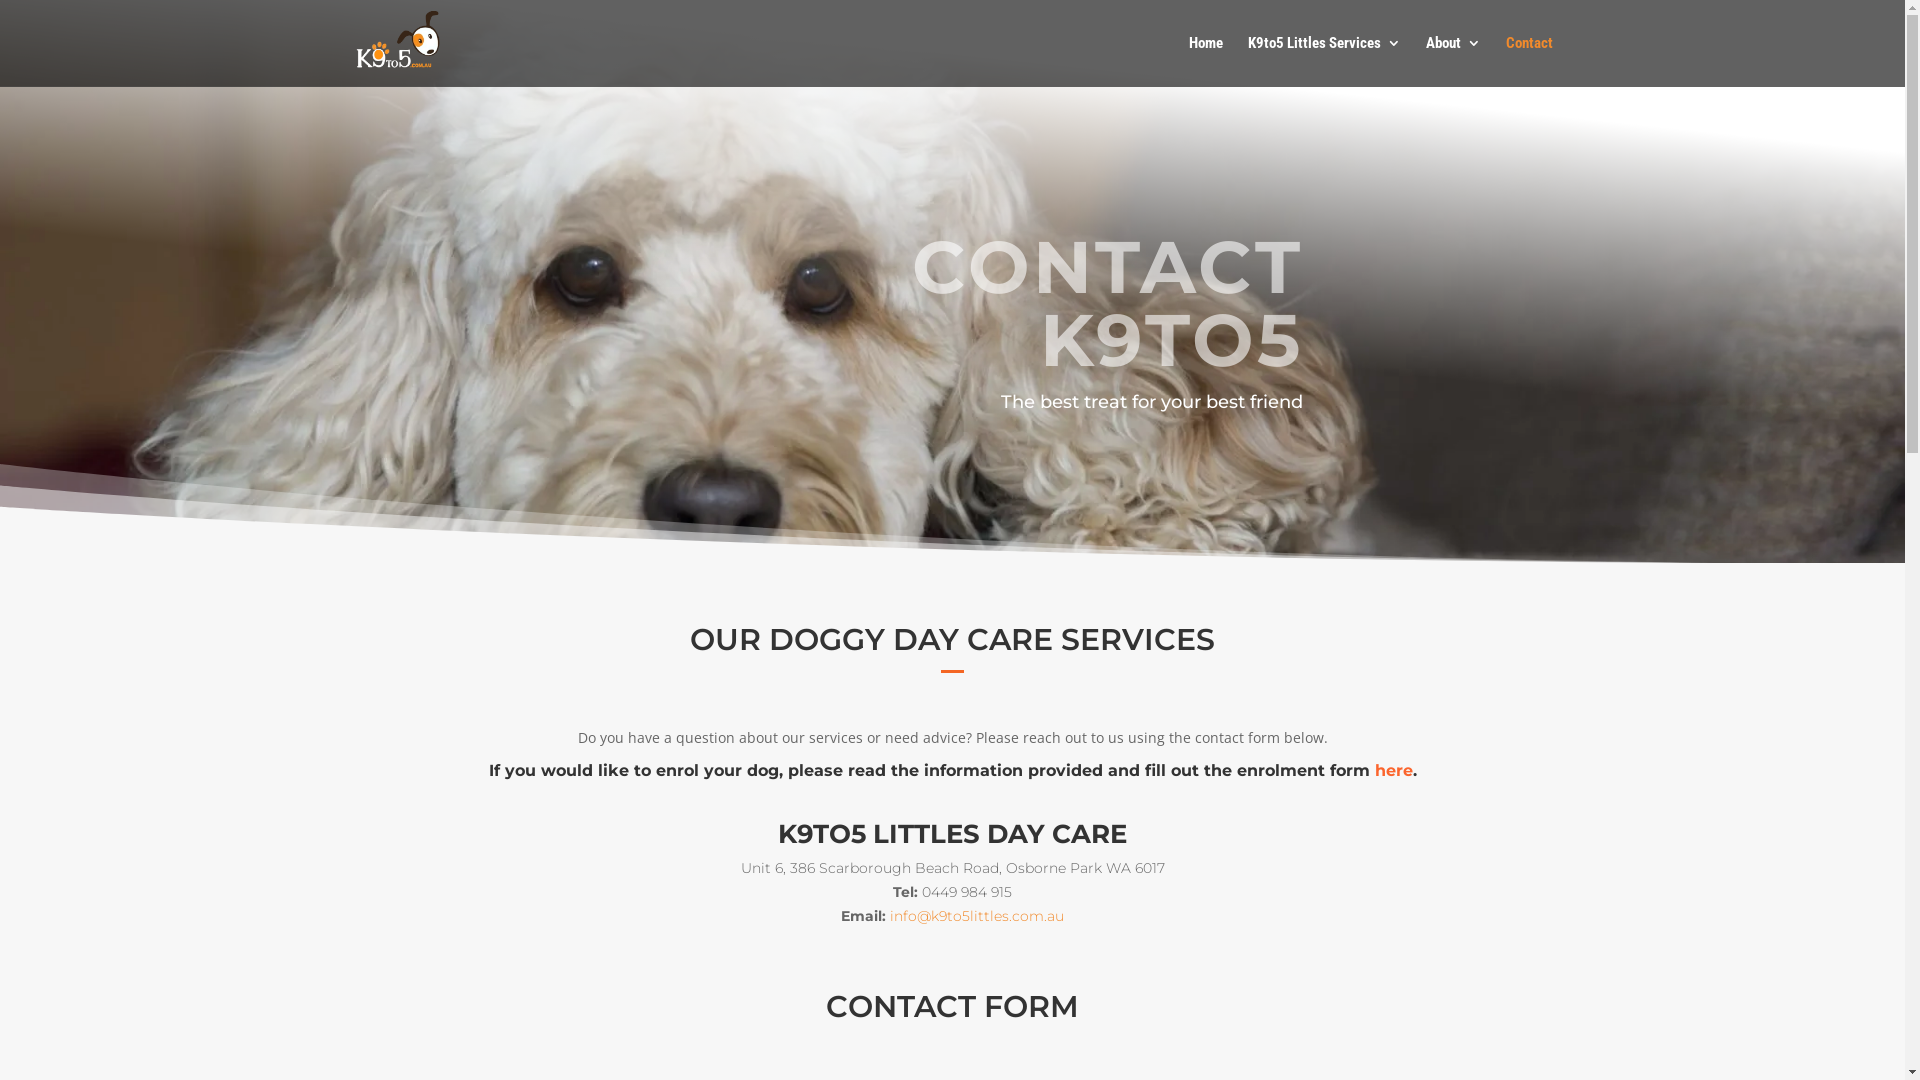  I want to click on 'here', so click(1391, 769).